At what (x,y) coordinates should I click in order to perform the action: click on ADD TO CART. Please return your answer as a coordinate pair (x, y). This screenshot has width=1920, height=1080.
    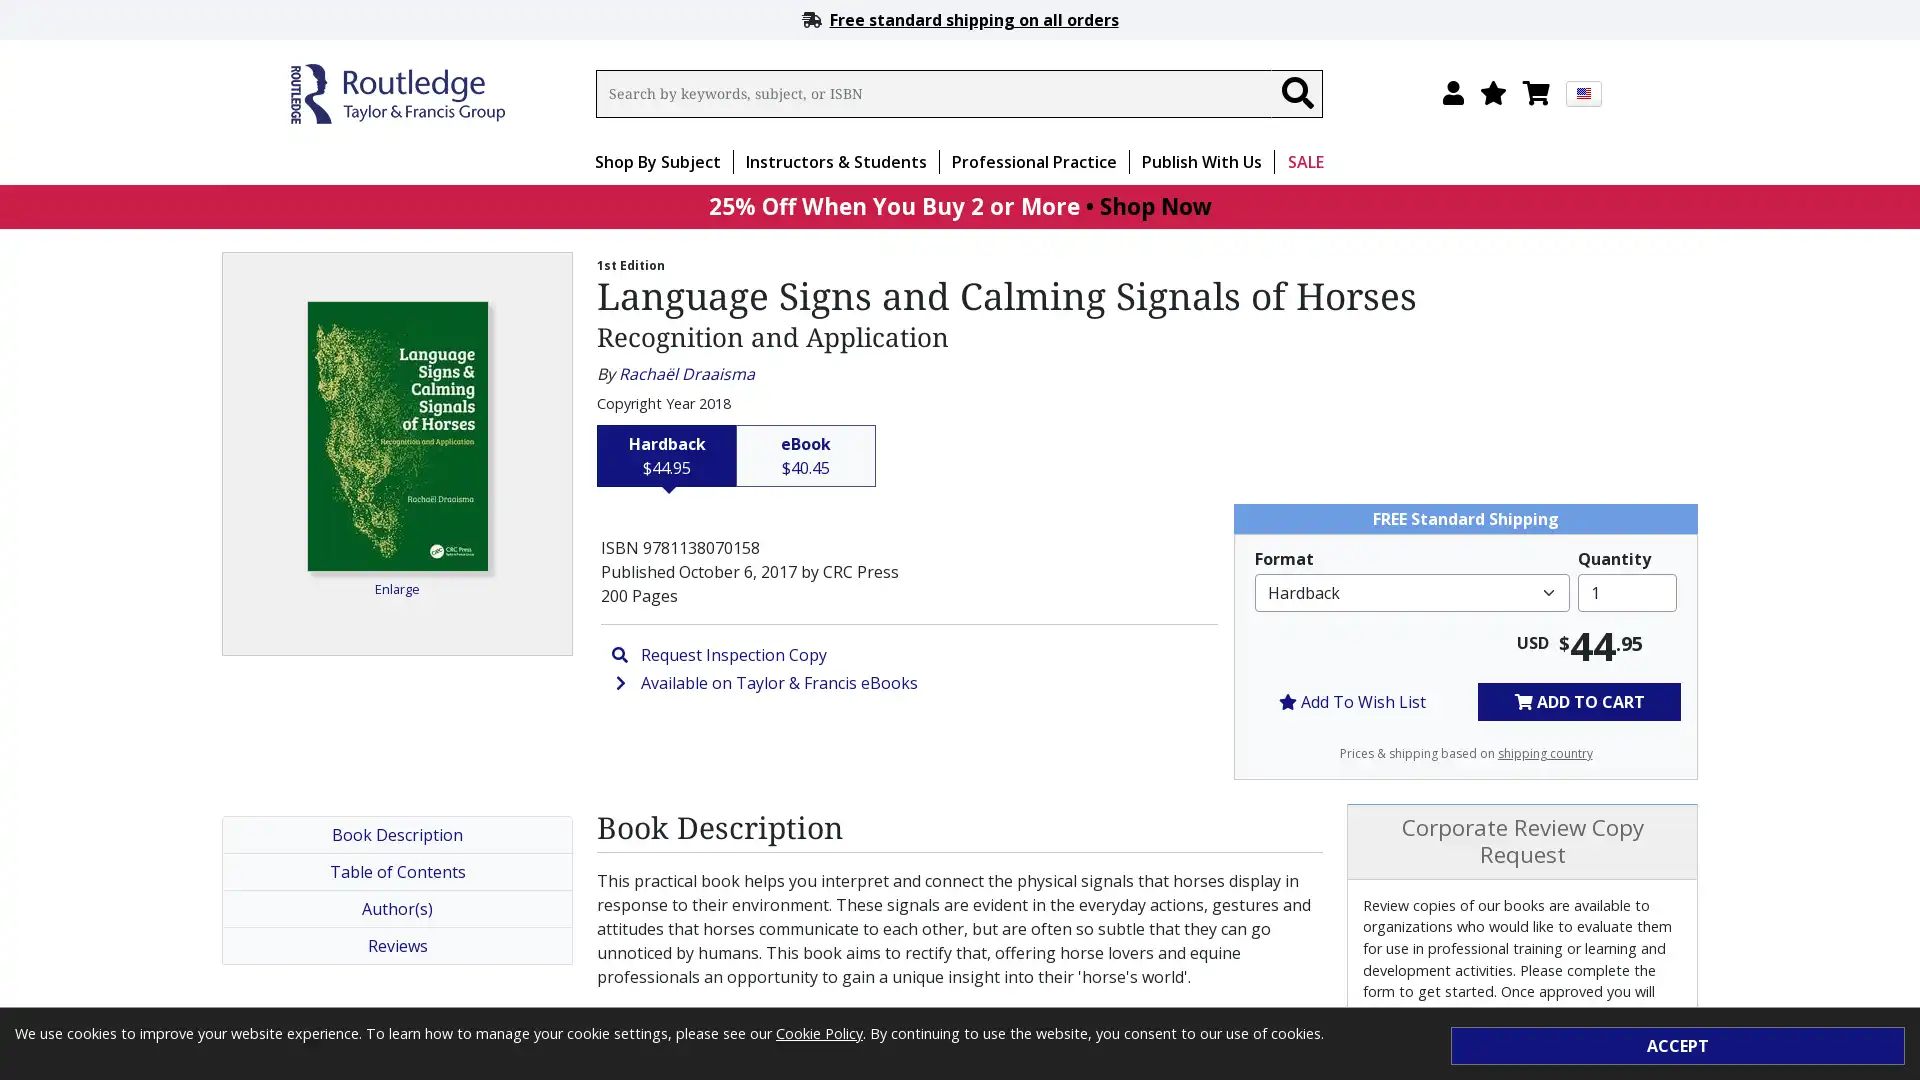
    Looking at the image, I should click on (1578, 700).